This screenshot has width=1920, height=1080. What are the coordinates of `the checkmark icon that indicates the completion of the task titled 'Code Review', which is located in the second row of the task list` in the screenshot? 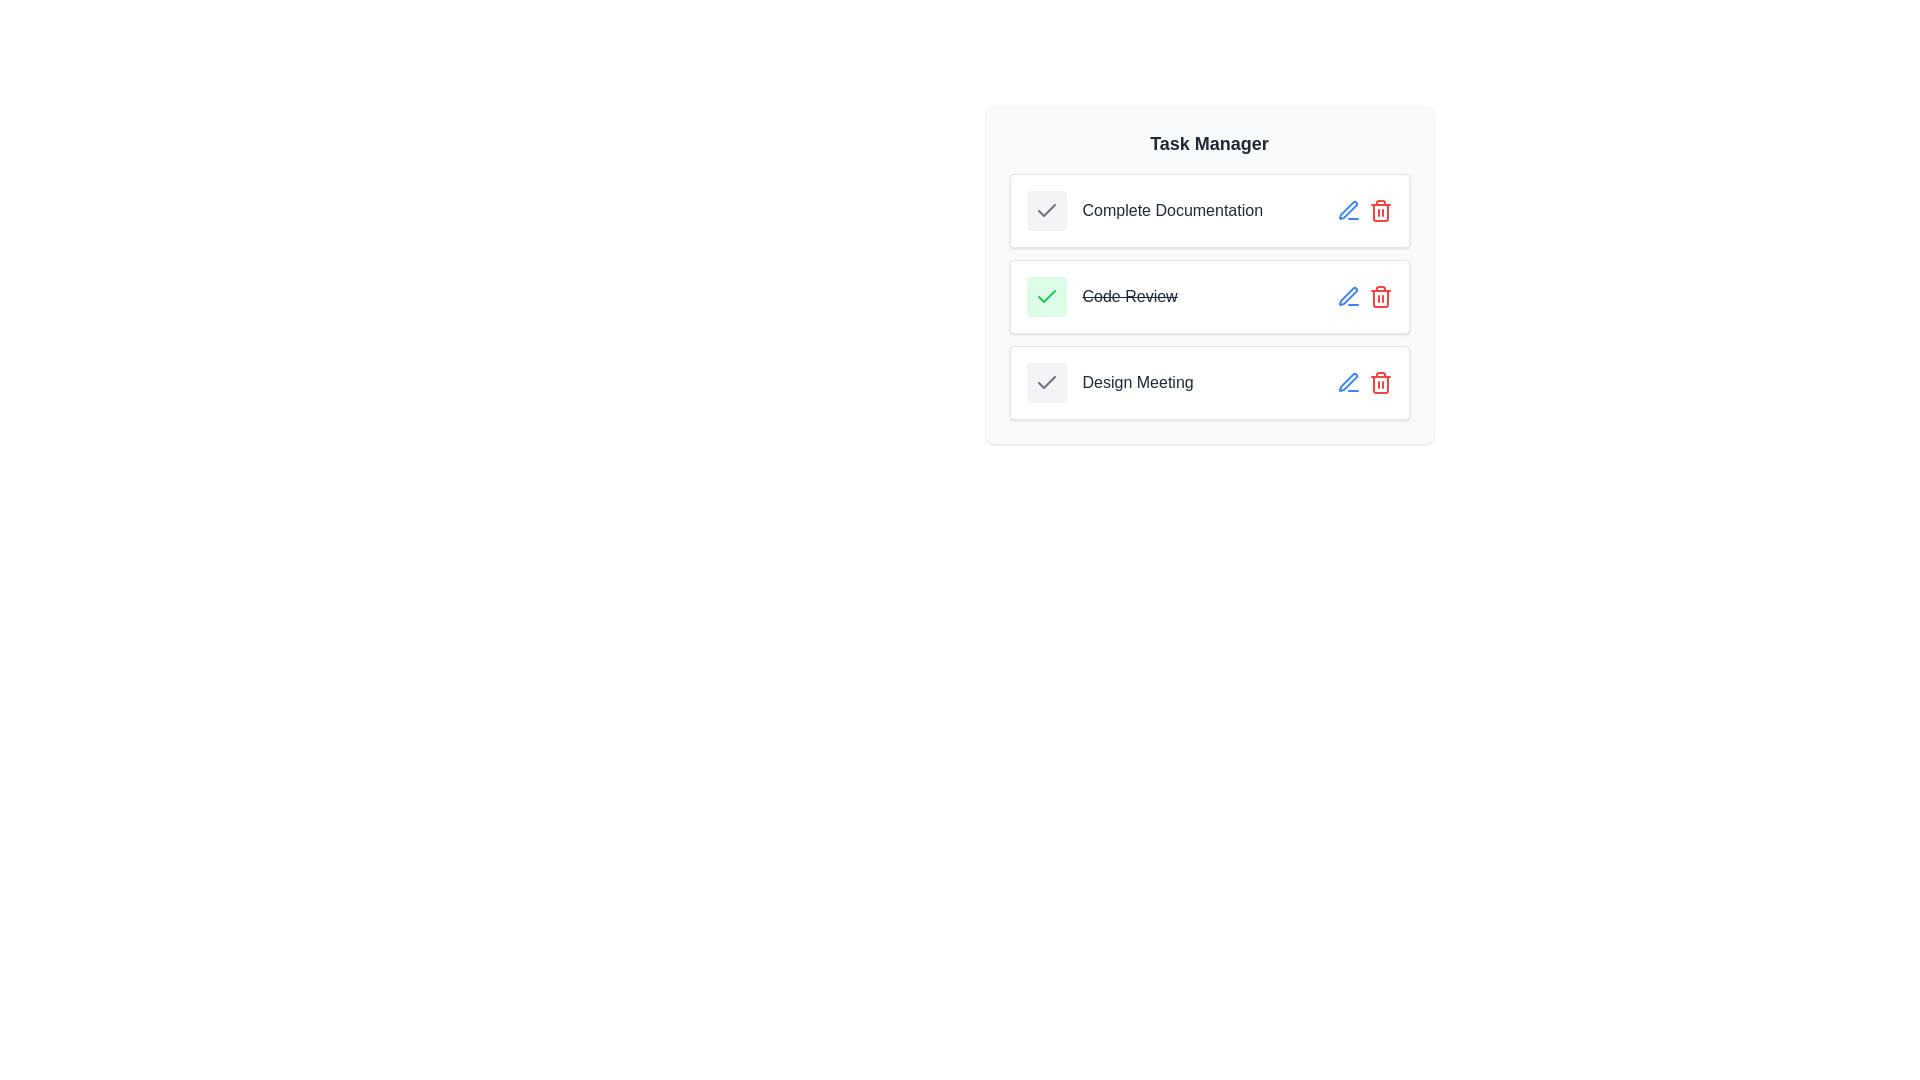 It's located at (1045, 210).